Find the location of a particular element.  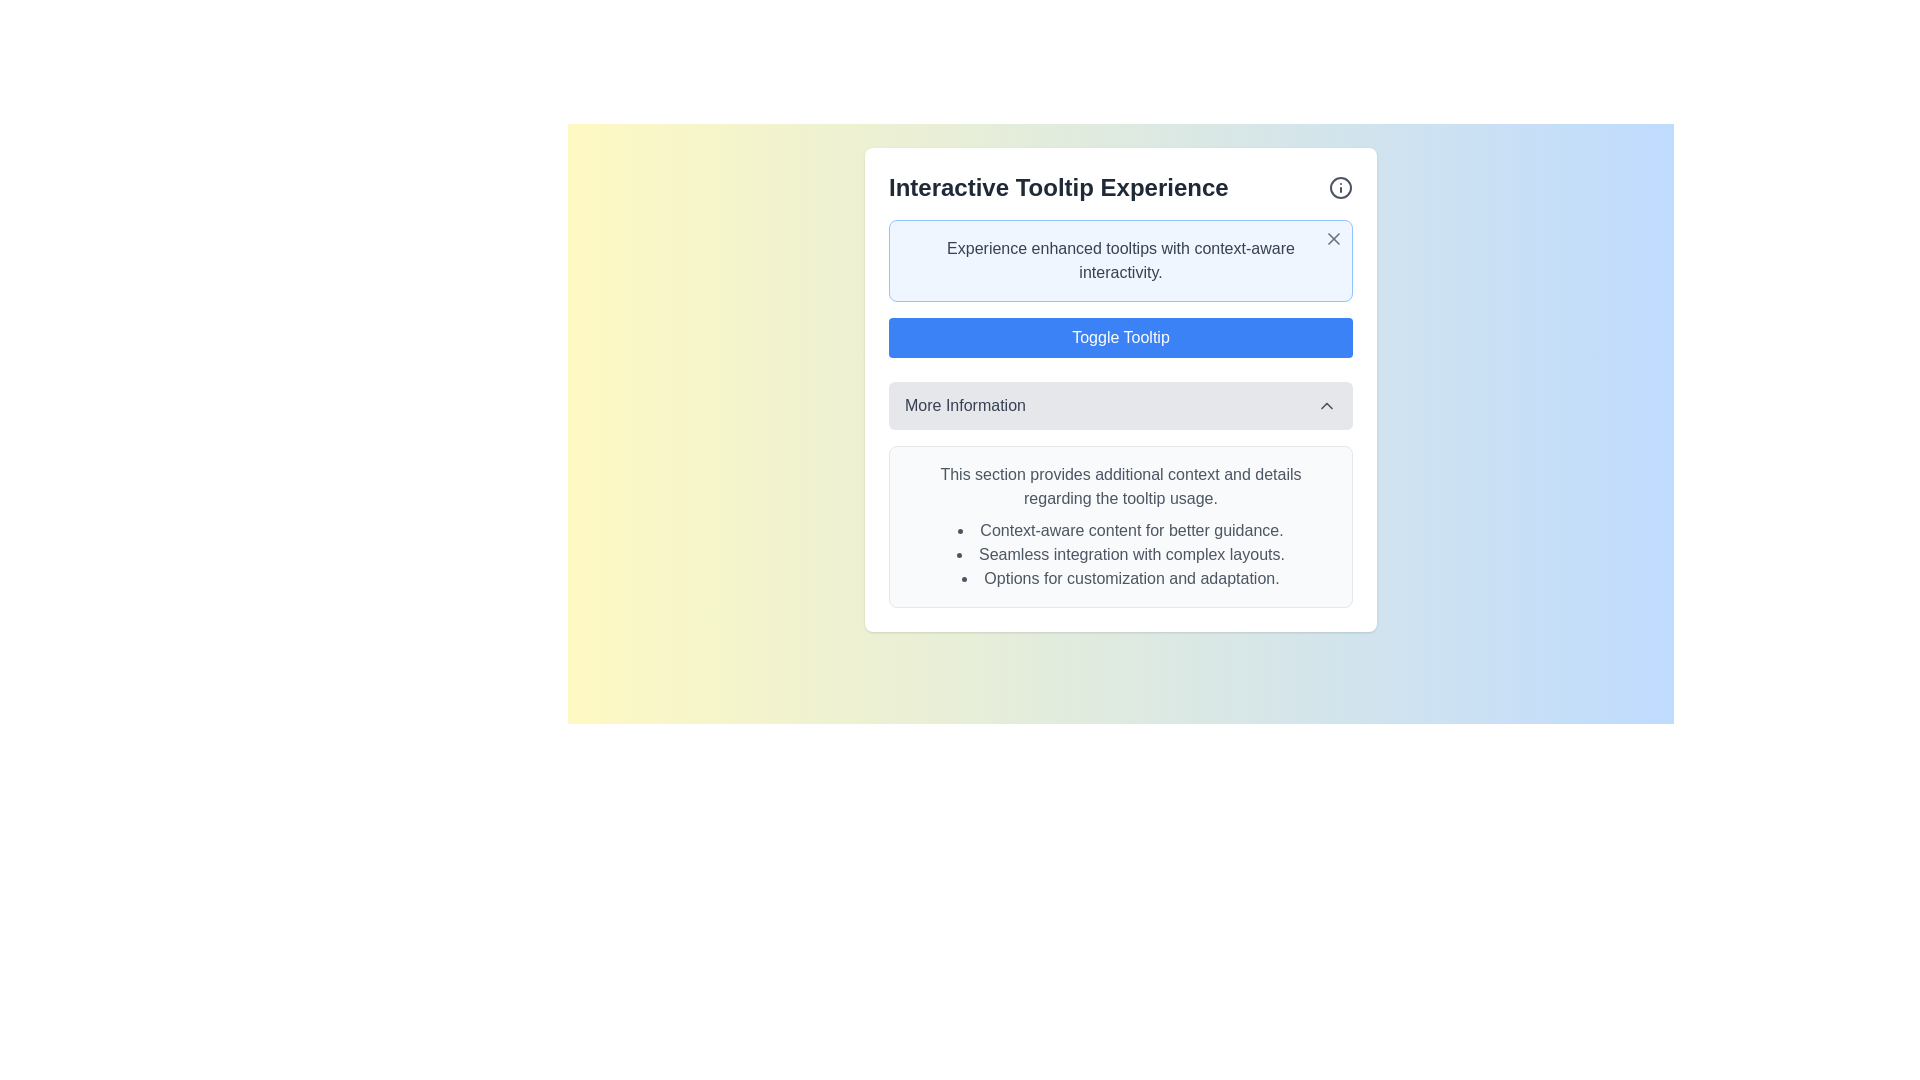

the informational icon located at the top-right corner of the 'Interactive Tooltip Experience' section is located at coordinates (1340, 188).